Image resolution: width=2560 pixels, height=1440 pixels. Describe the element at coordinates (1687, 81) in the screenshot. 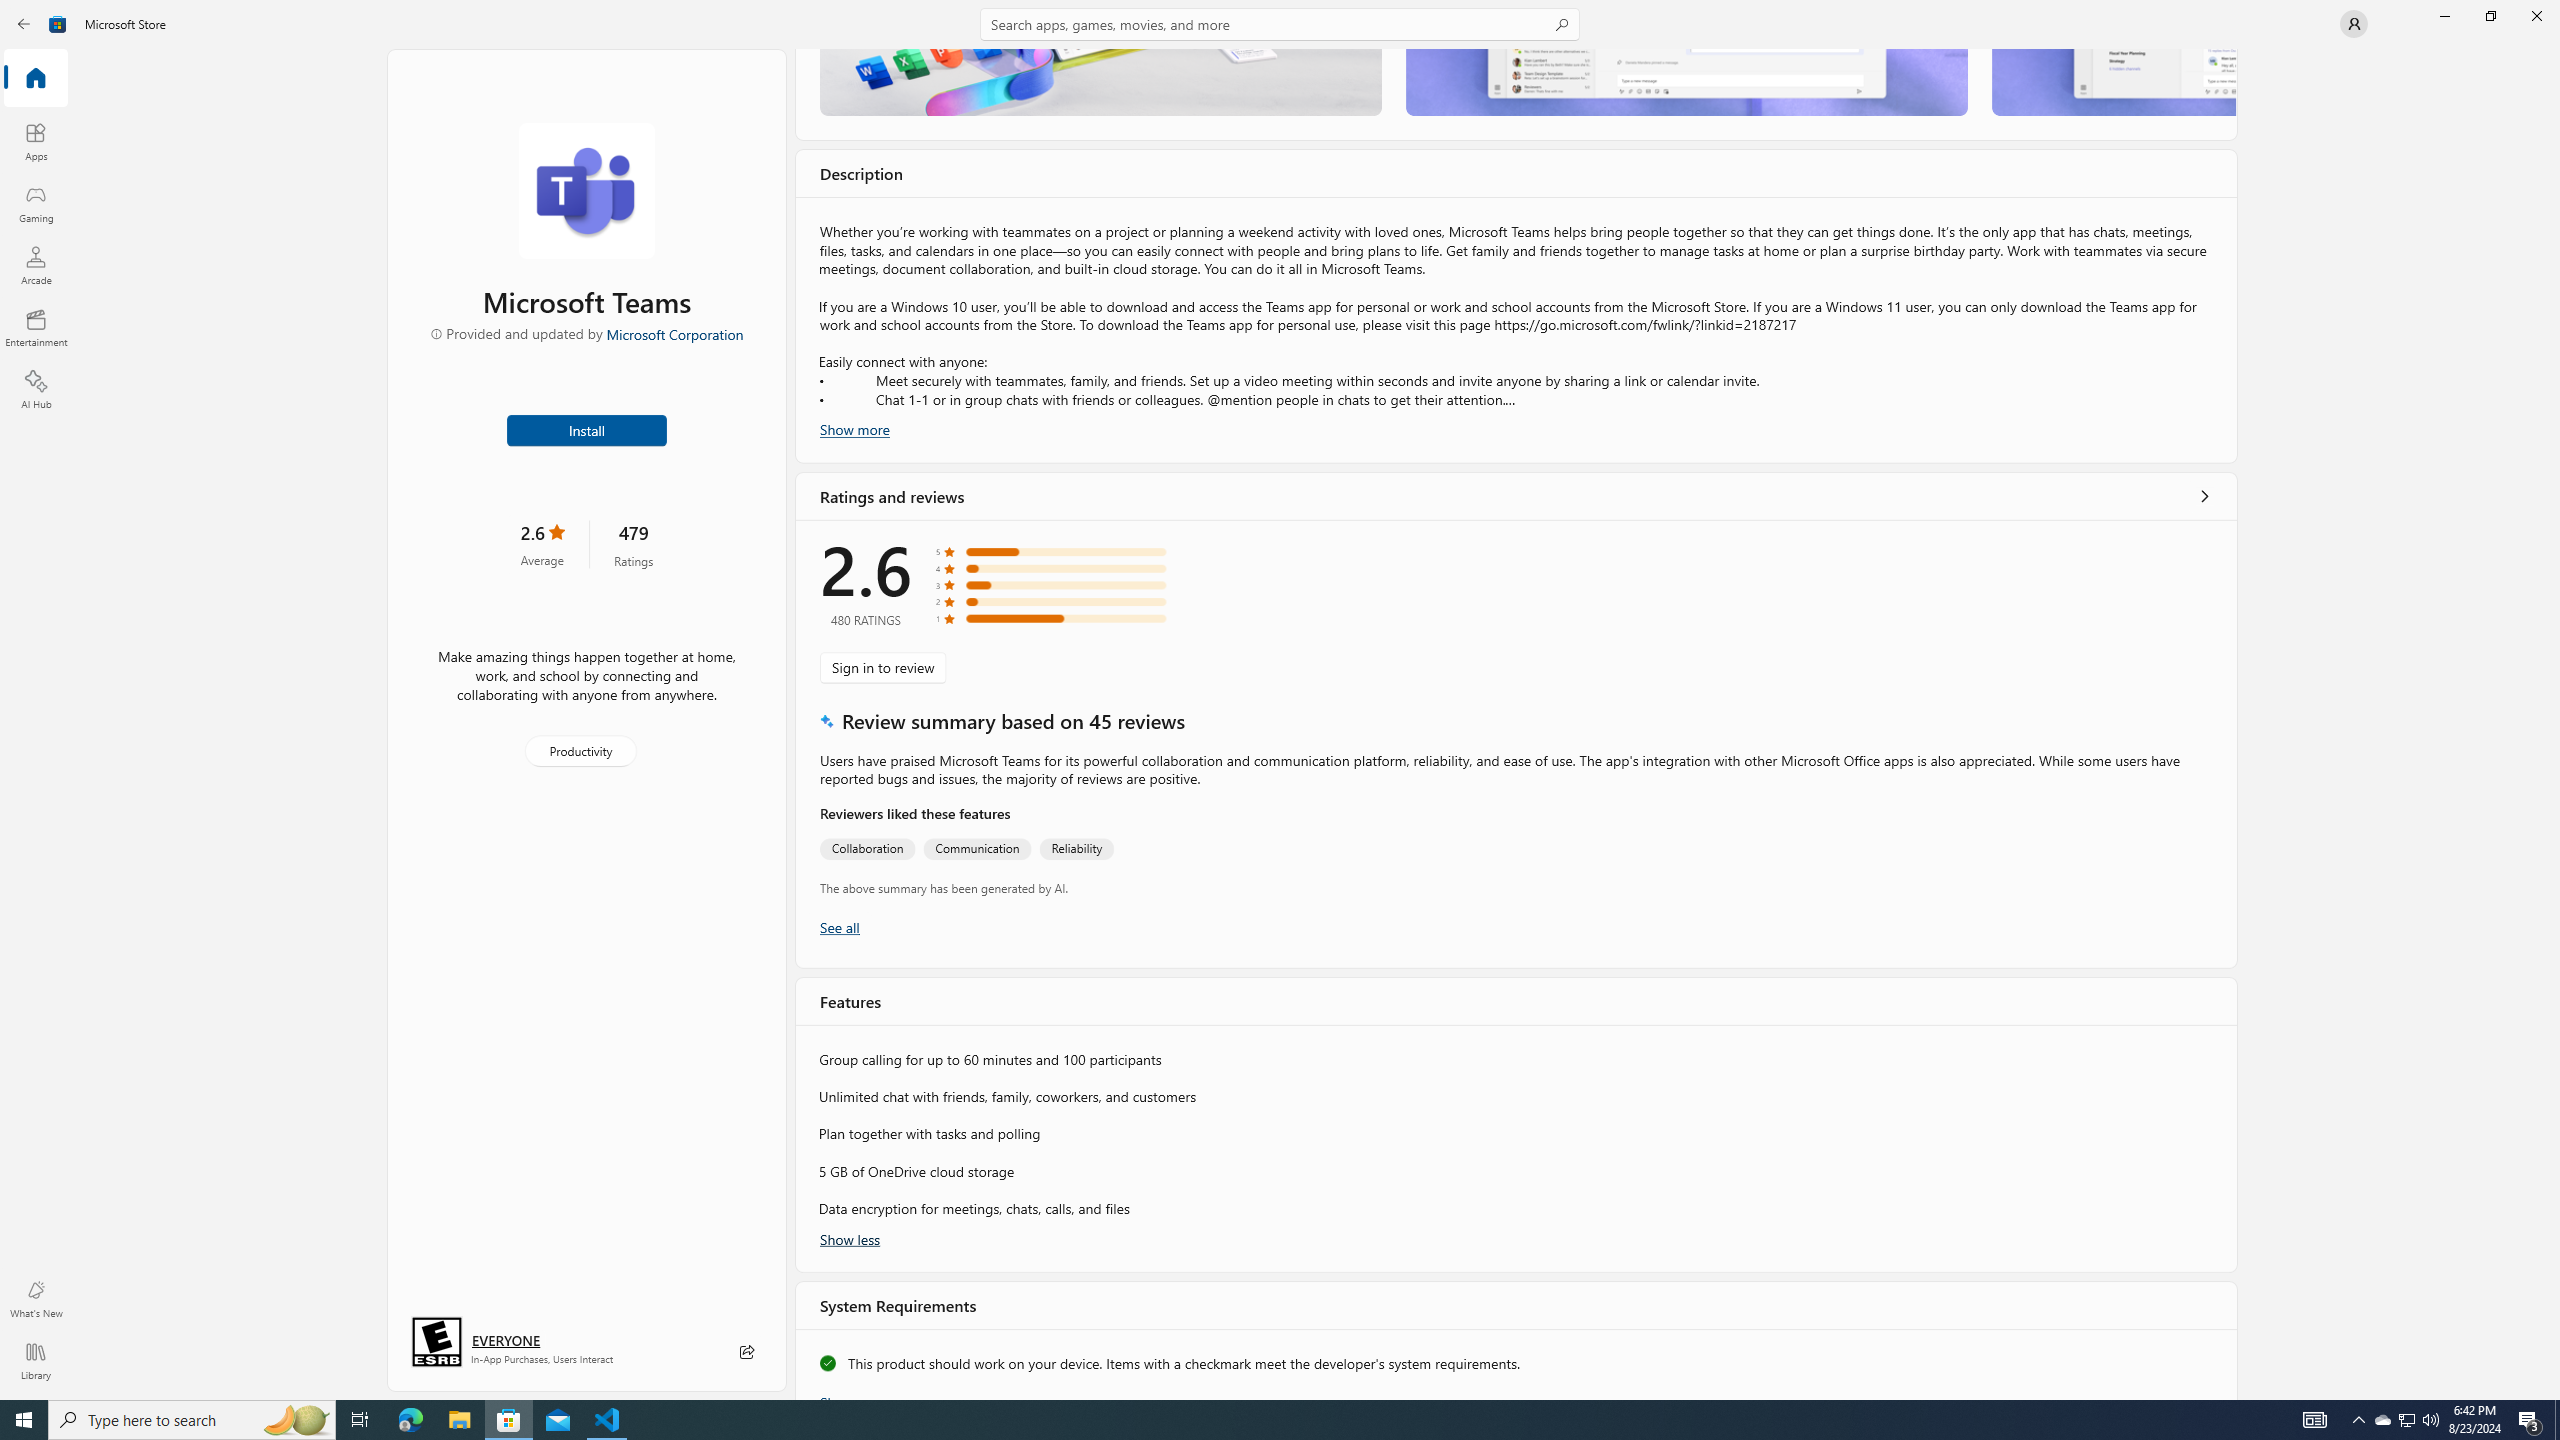

I see `'Screenshot 2'` at that location.